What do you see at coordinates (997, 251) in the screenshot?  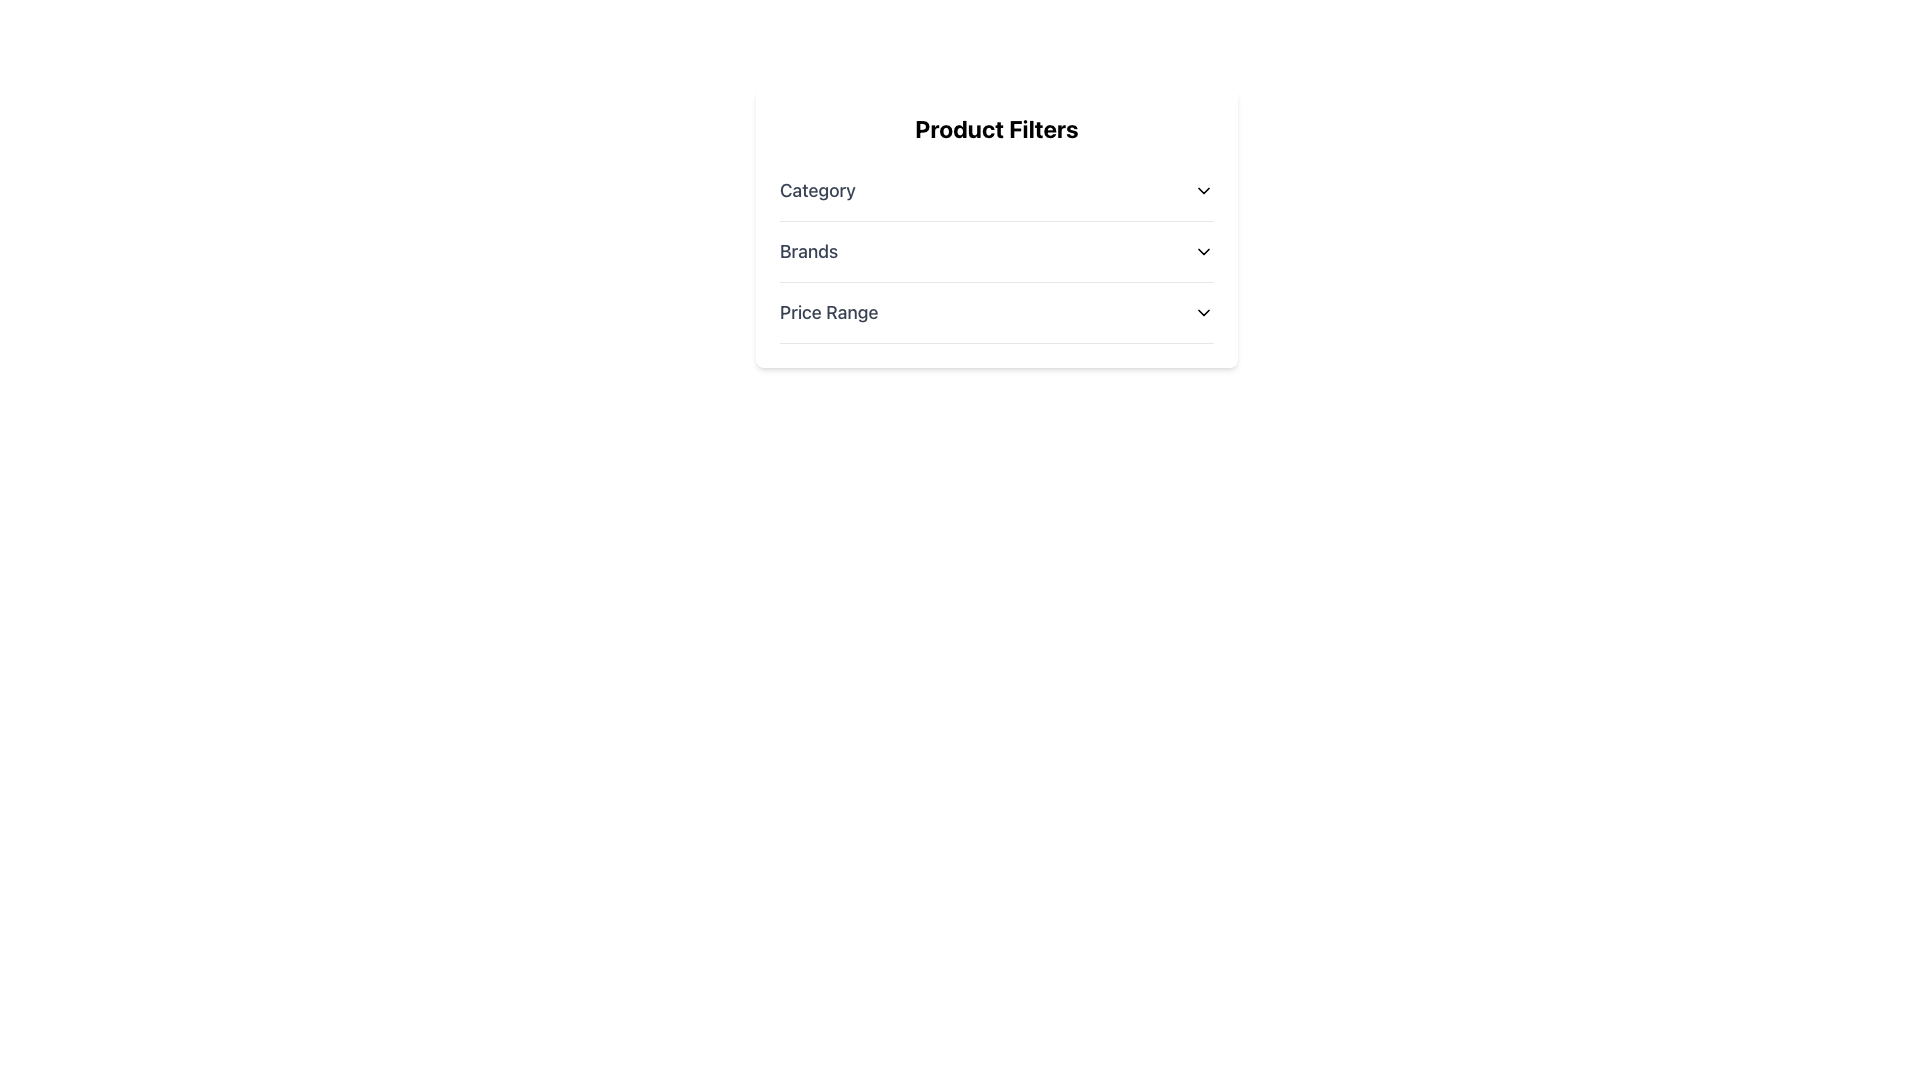 I see `the Dropdown Menu Trigger element in the Product Filters section` at bounding box center [997, 251].